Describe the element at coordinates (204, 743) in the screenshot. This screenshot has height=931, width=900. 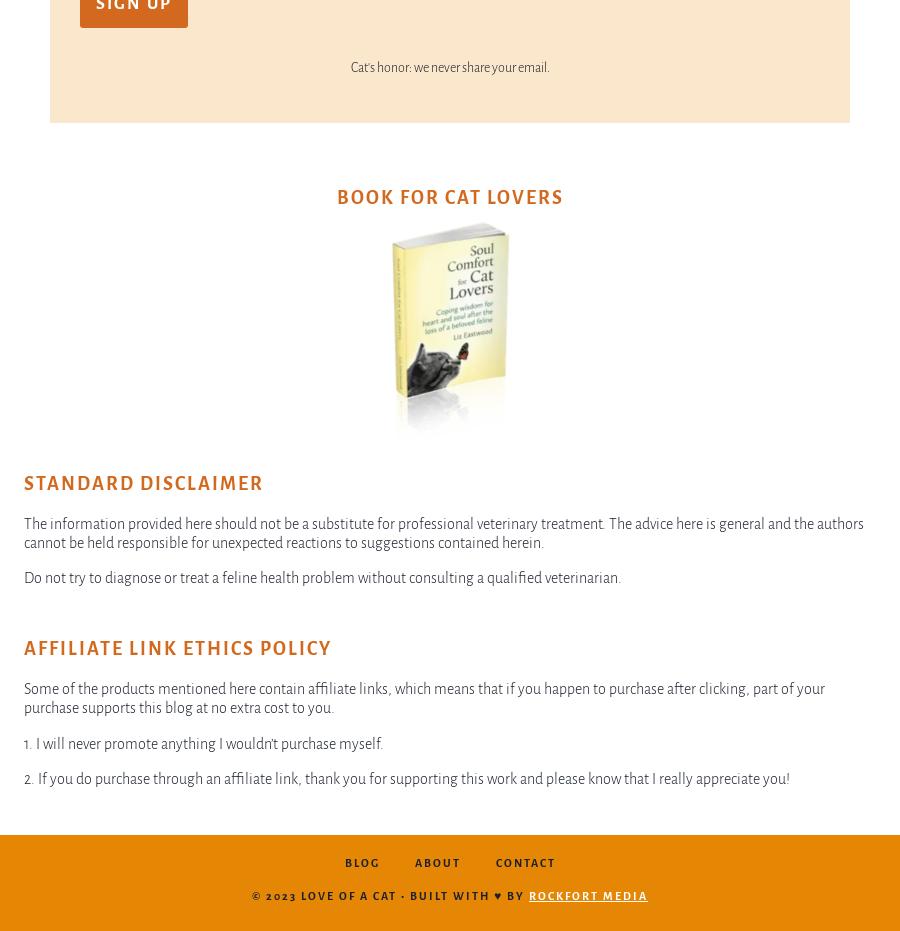
I see `'1. I will never promote anything I wouldn’t purchase myself.'` at that location.